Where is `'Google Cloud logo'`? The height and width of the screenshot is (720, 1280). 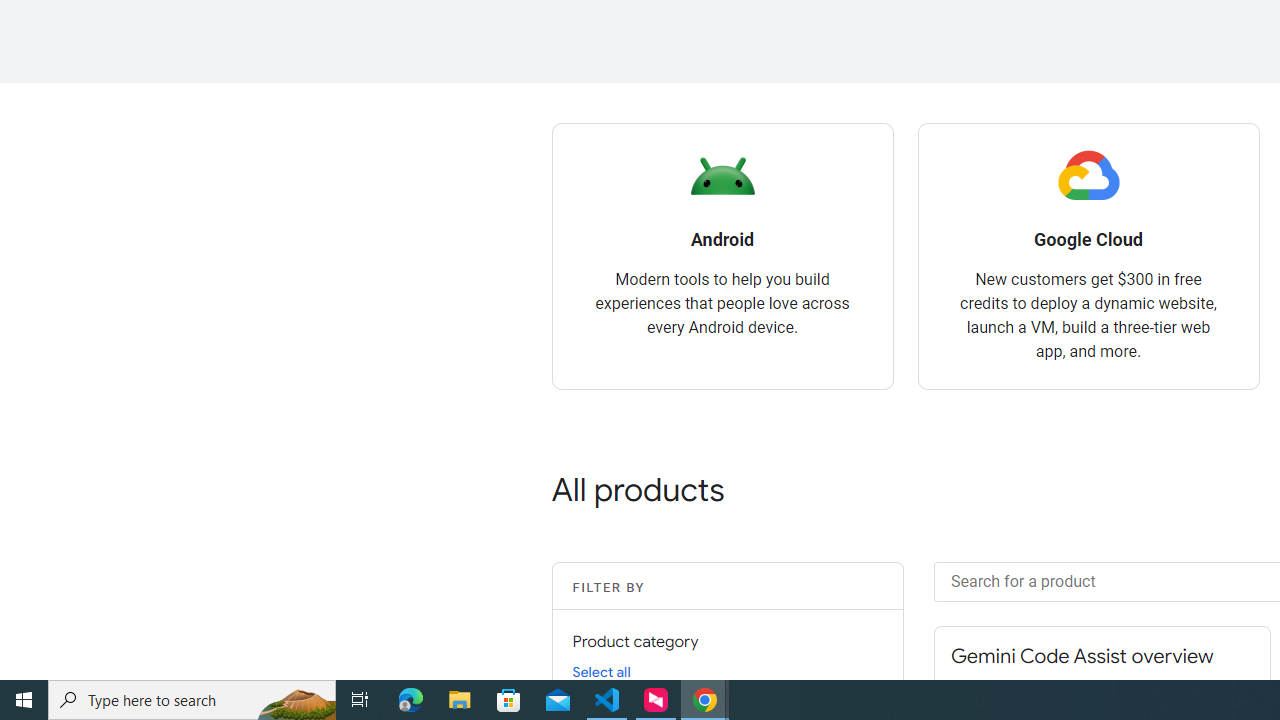 'Google Cloud logo' is located at coordinates (1087, 175).